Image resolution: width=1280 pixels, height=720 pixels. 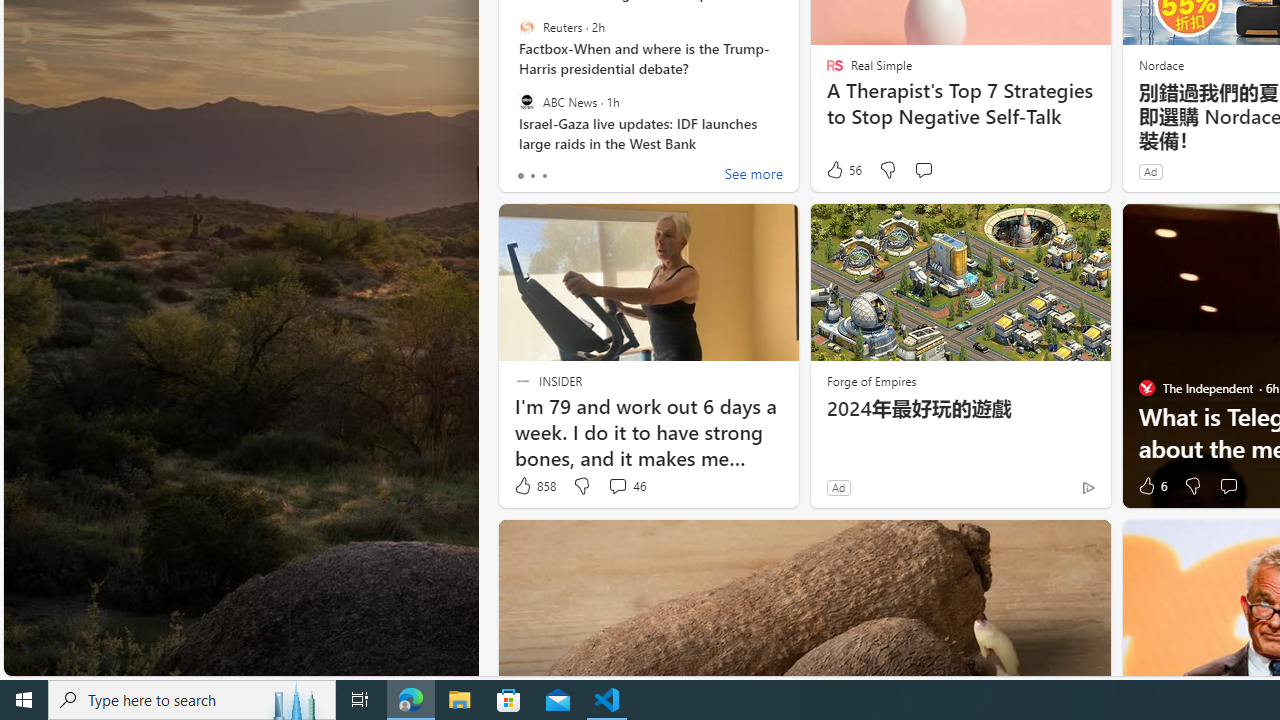 I want to click on 'View comments 46 Comment', so click(x=625, y=486).